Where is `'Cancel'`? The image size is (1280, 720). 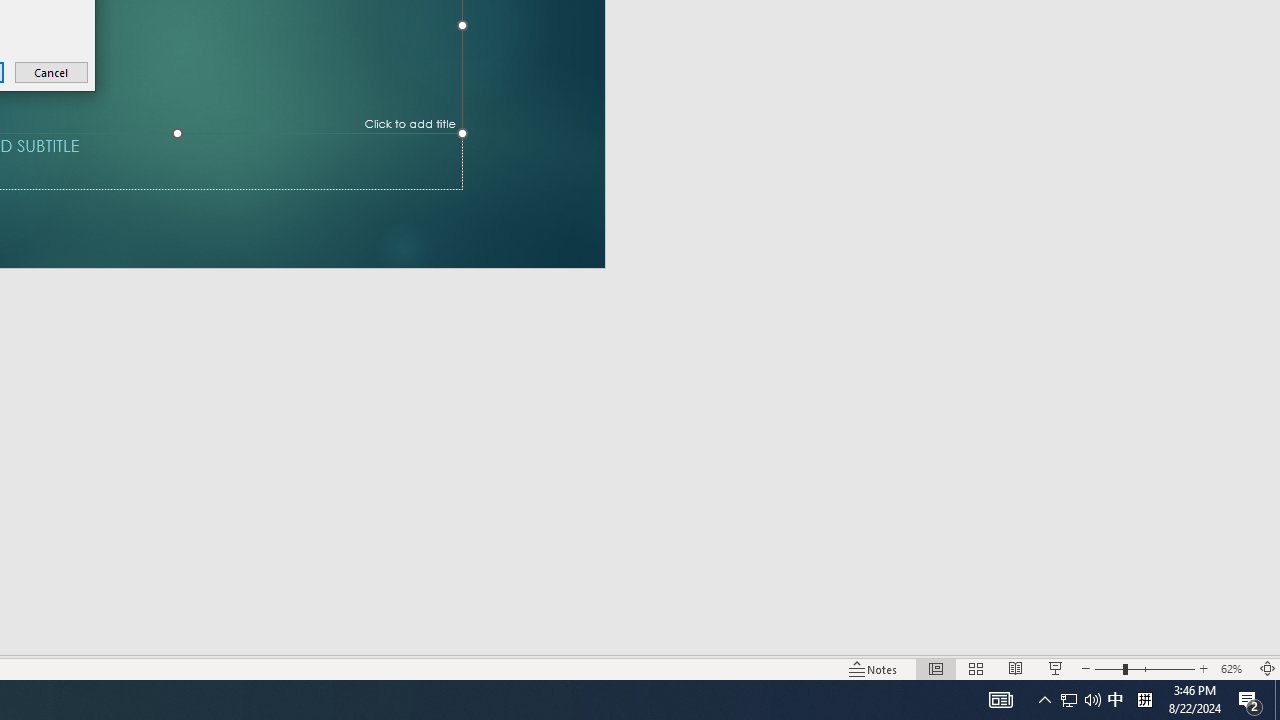
'Cancel' is located at coordinates (51, 71).